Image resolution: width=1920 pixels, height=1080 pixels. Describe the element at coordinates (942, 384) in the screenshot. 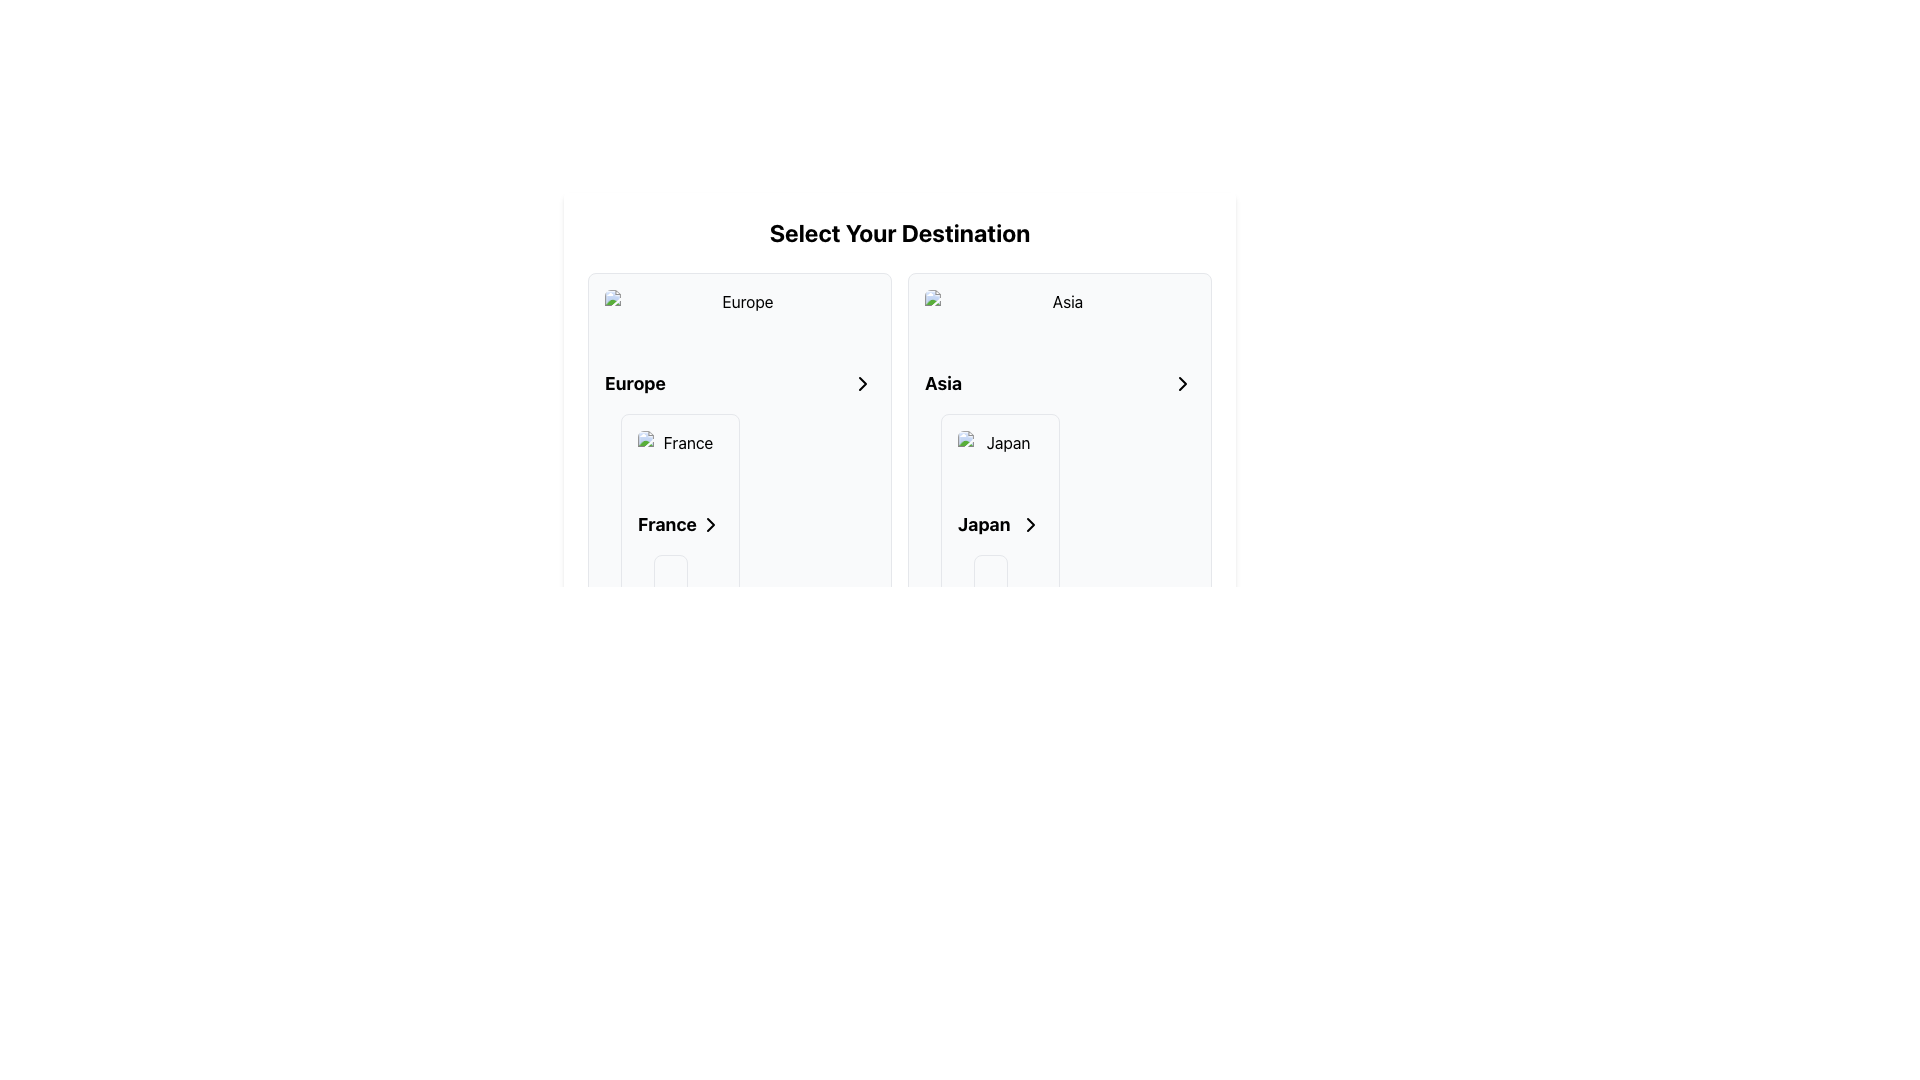

I see `the bold text label displaying 'Asia' which is located to the left of the right-pointing arrow icon within the panel labeled 'Asia.'` at that location.